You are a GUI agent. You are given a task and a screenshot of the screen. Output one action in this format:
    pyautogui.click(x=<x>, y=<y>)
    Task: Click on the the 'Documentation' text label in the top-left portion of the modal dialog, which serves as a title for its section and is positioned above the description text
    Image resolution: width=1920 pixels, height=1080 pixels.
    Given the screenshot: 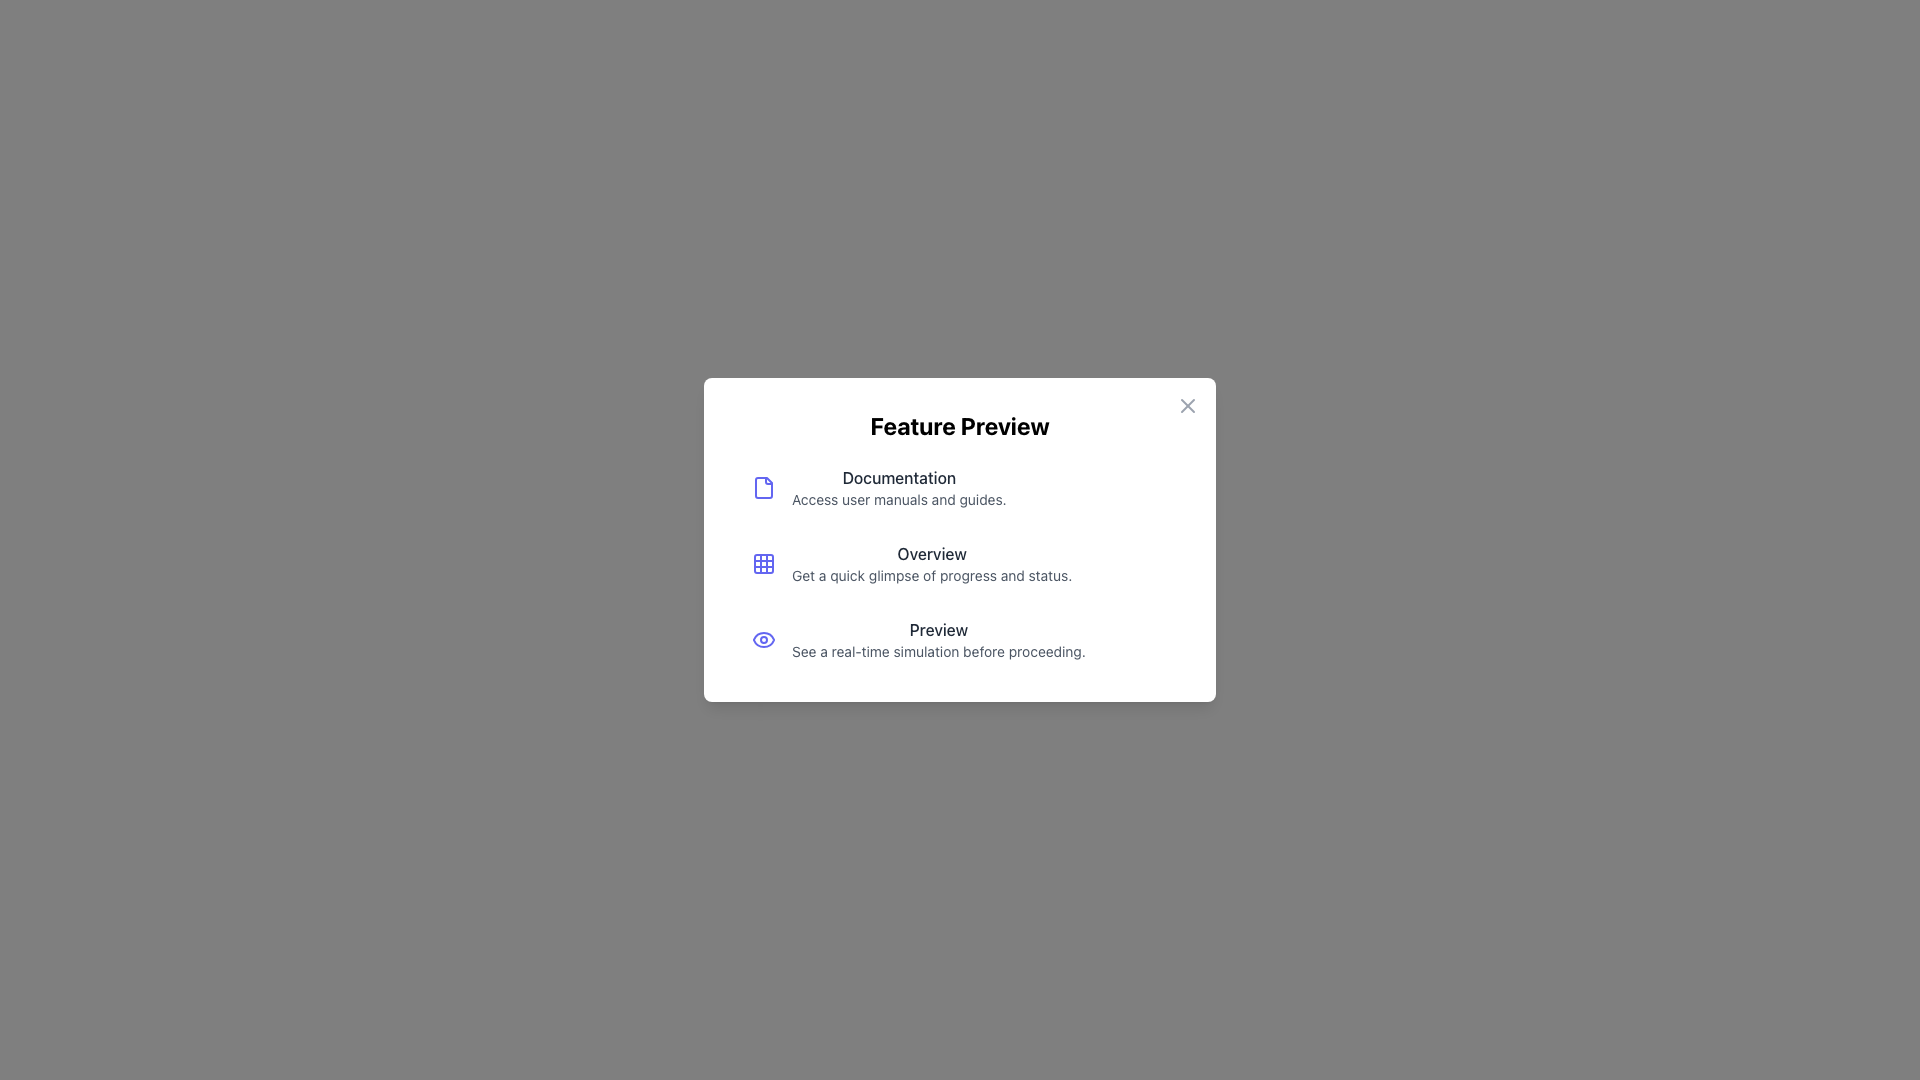 What is the action you would take?
    pyautogui.click(x=898, y=478)
    